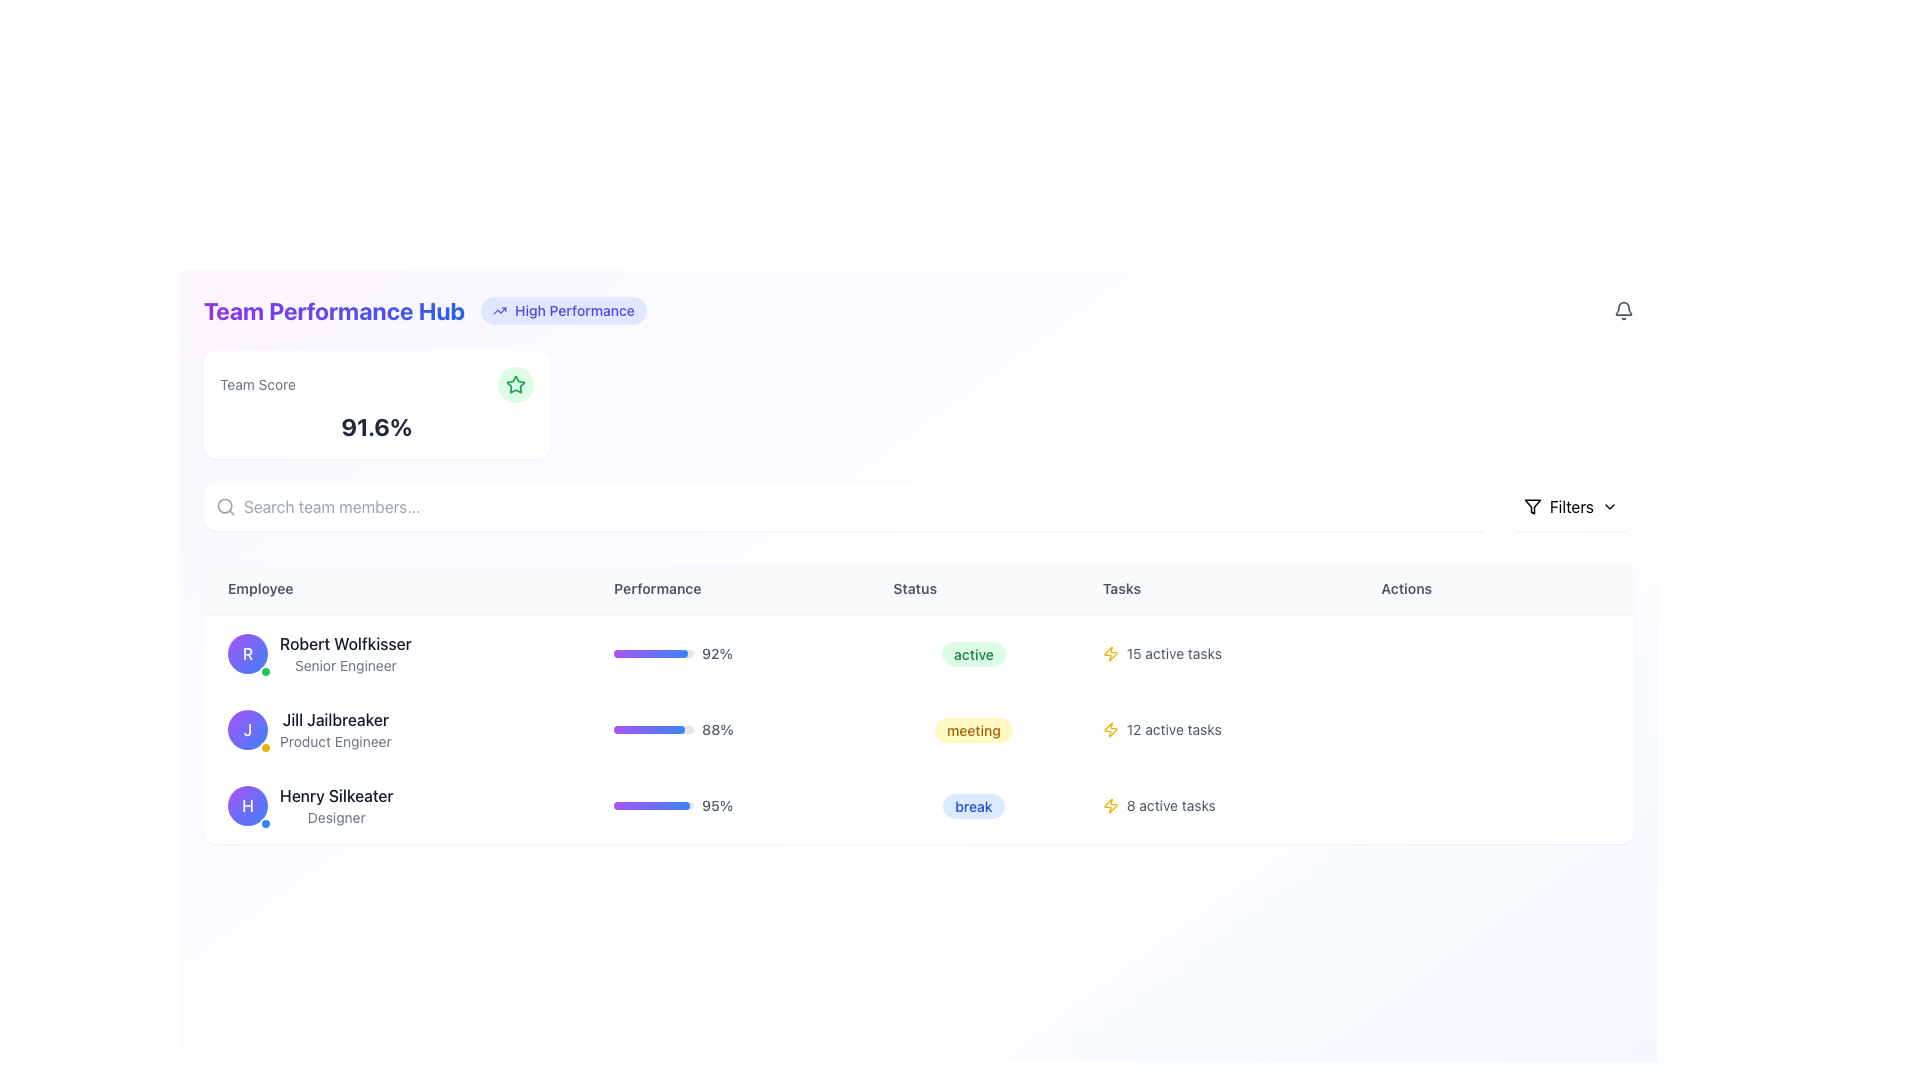  Describe the element at coordinates (649, 729) in the screenshot. I see `the progress bar located in the second row of the 'Performance' column` at that location.